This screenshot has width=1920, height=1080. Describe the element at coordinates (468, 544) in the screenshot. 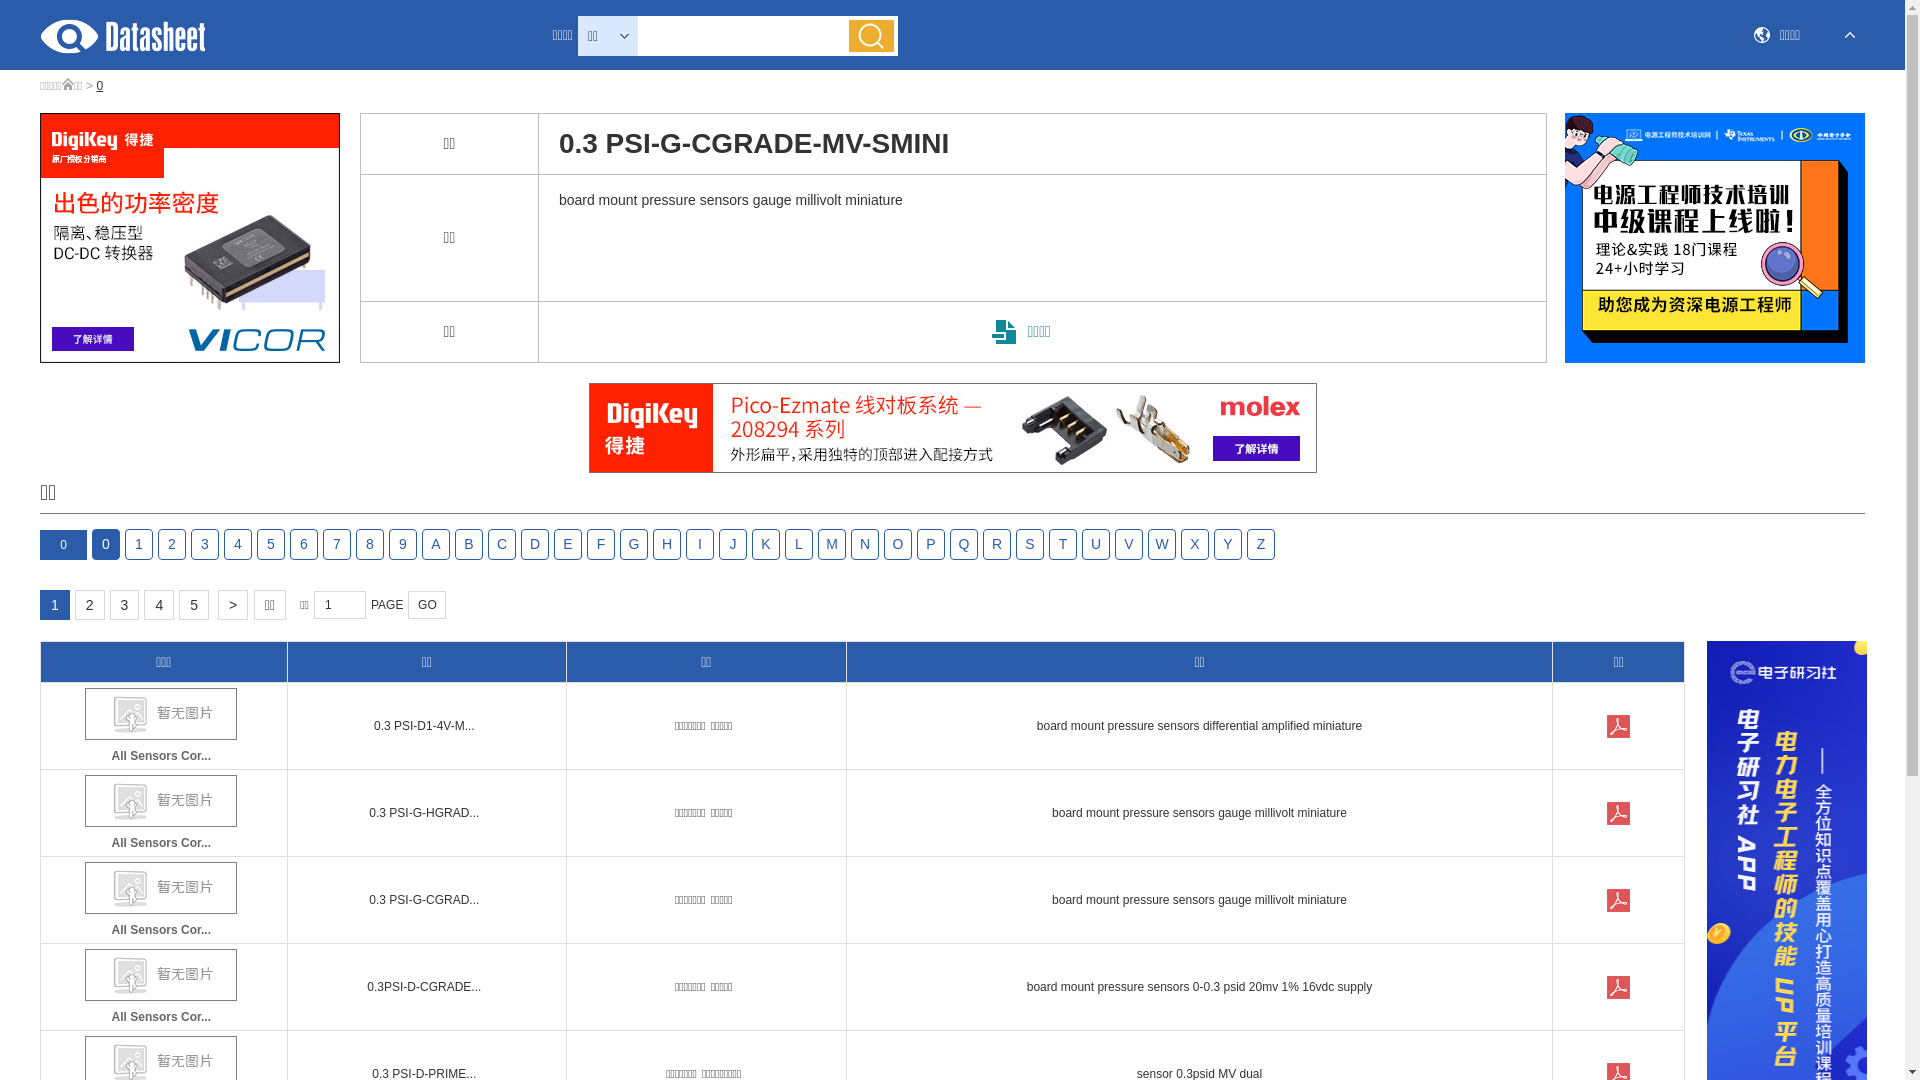

I see `'B'` at that location.